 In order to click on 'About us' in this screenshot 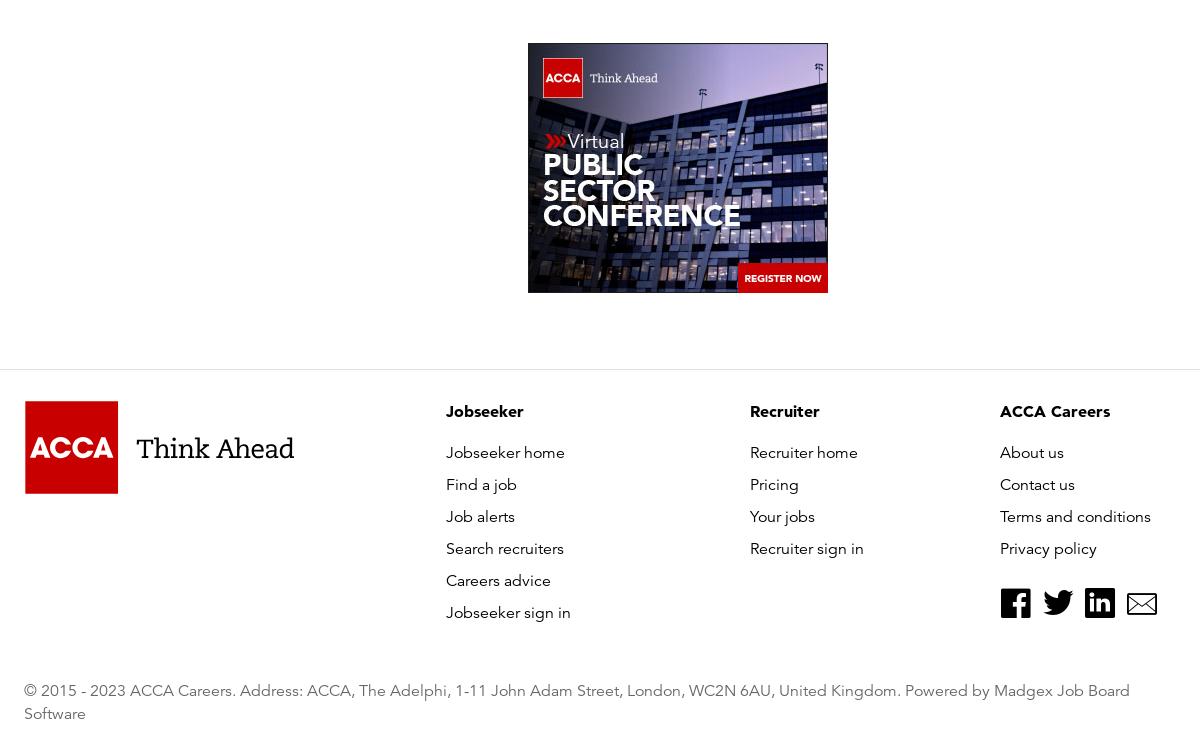, I will do `click(1032, 452)`.